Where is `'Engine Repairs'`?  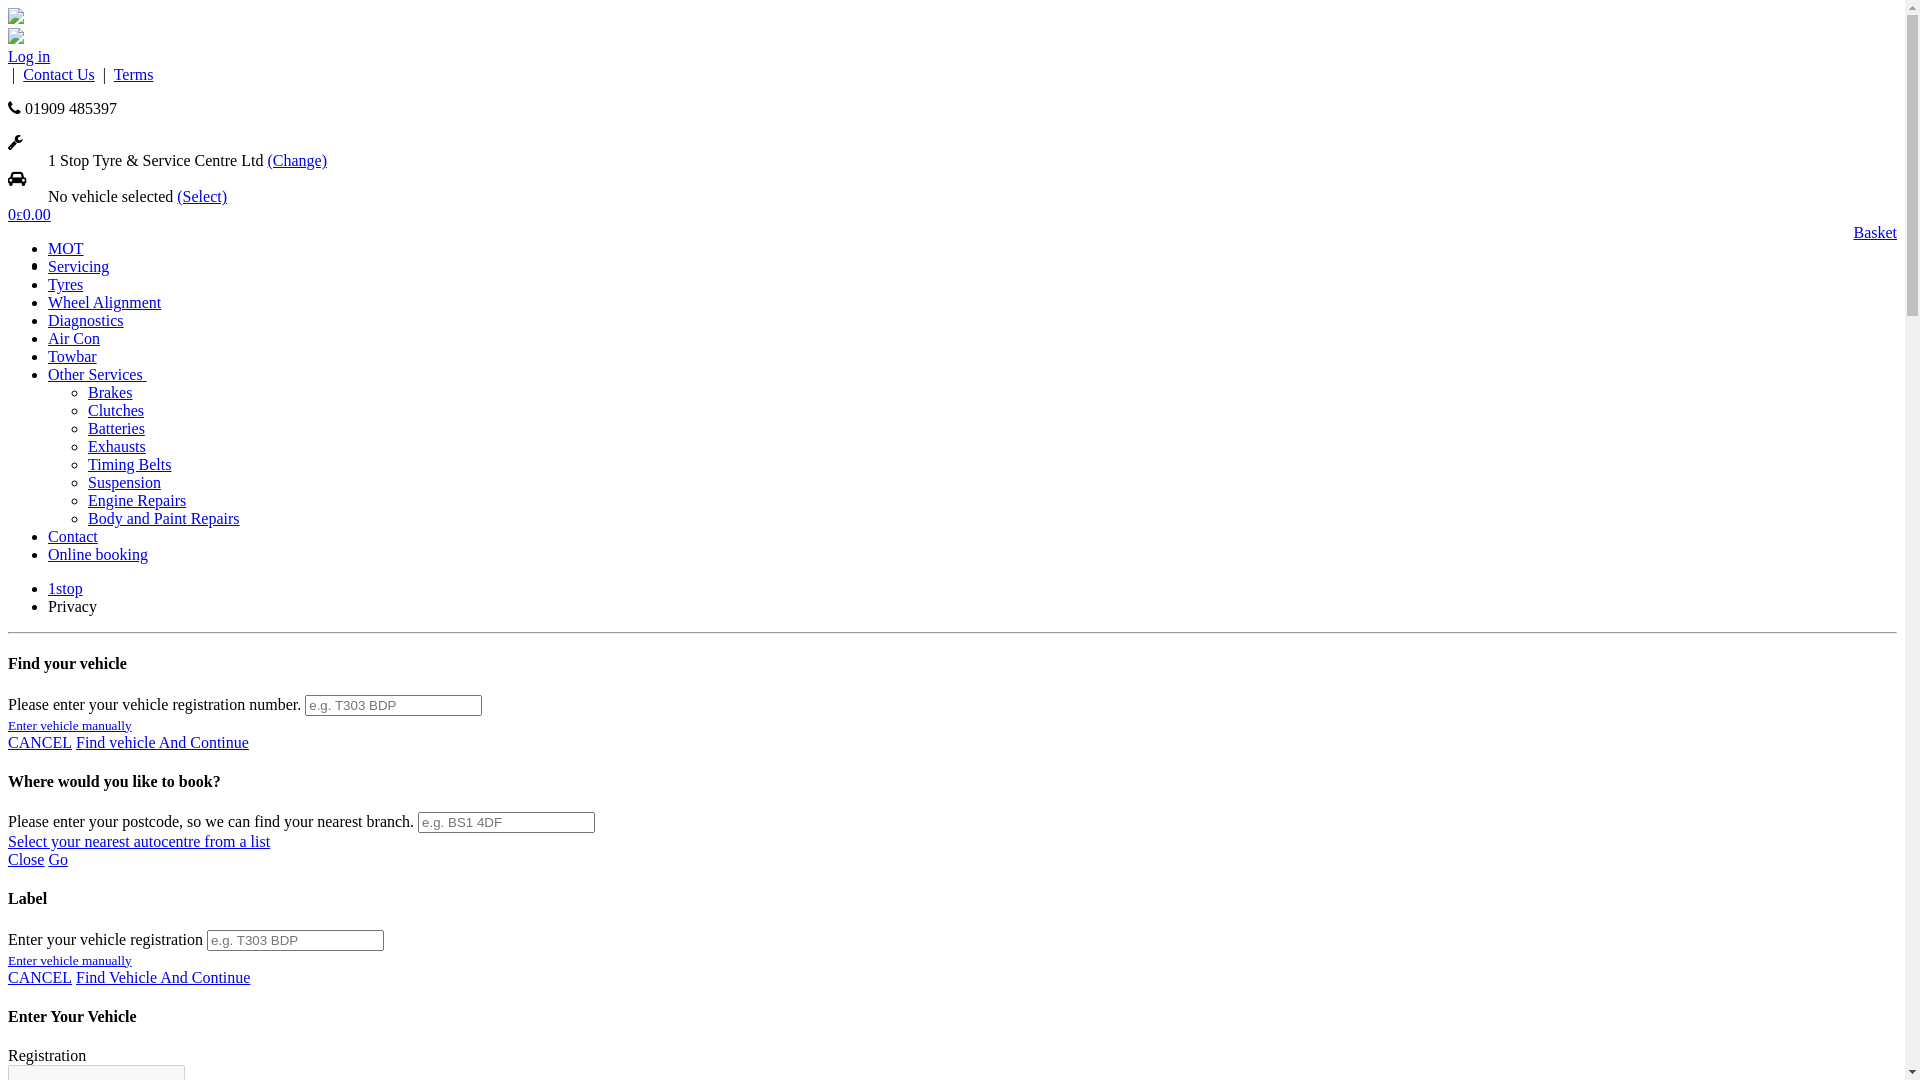
'Engine Repairs' is located at coordinates (136, 499).